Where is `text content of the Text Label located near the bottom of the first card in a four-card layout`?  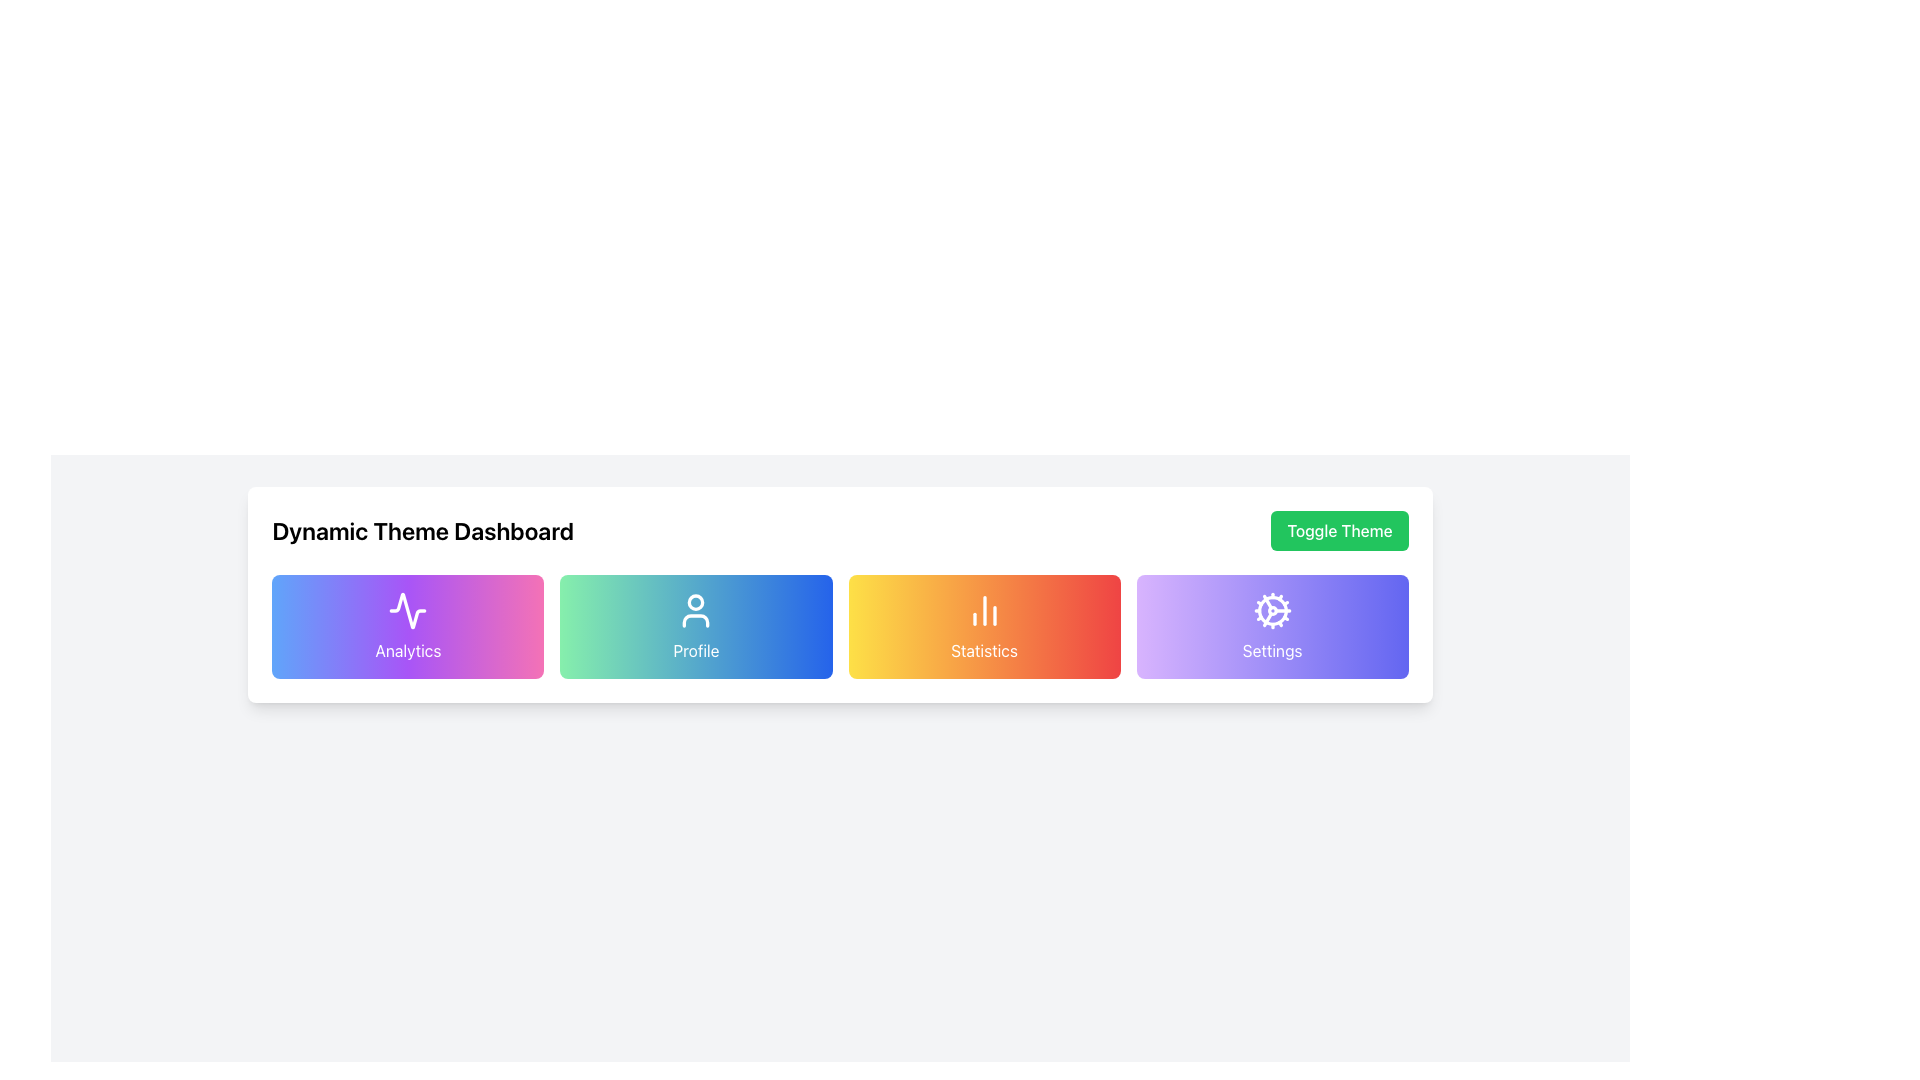
text content of the Text Label located near the bottom of the first card in a four-card layout is located at coordinates (407, 651).